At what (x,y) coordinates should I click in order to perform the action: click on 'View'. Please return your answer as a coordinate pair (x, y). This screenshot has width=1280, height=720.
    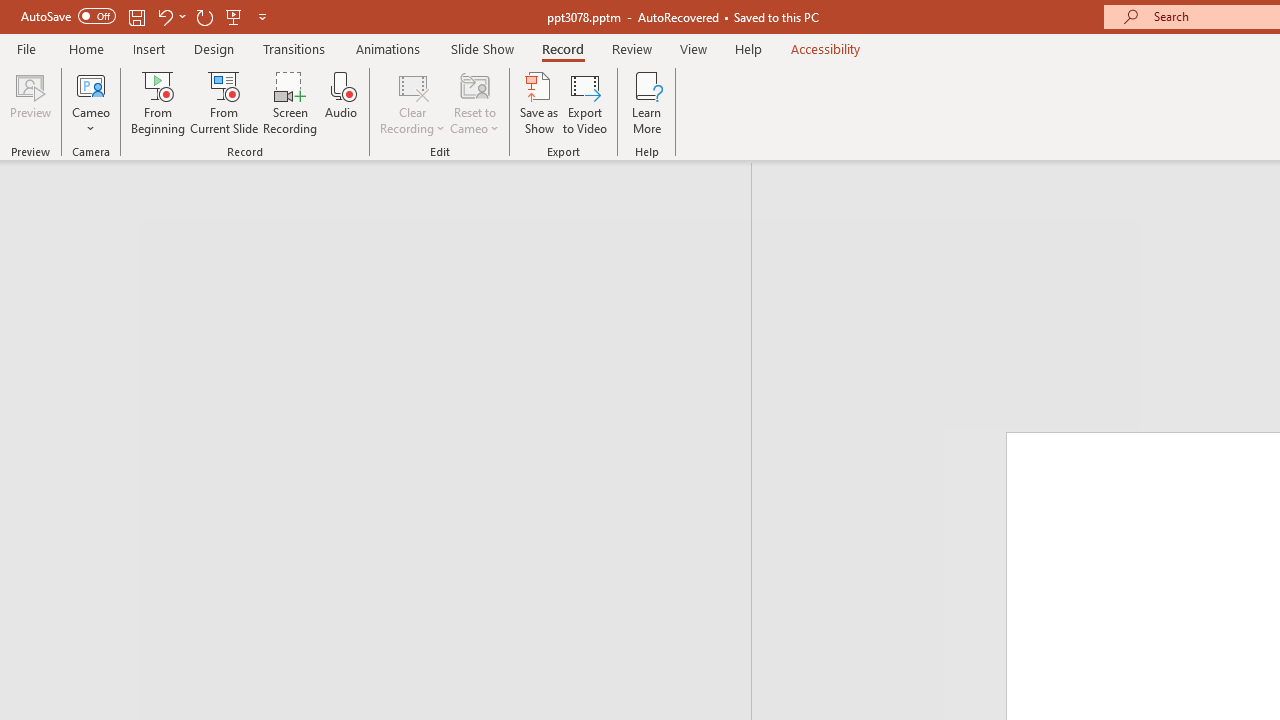
    Looking at the image, I should click on (693, 48).